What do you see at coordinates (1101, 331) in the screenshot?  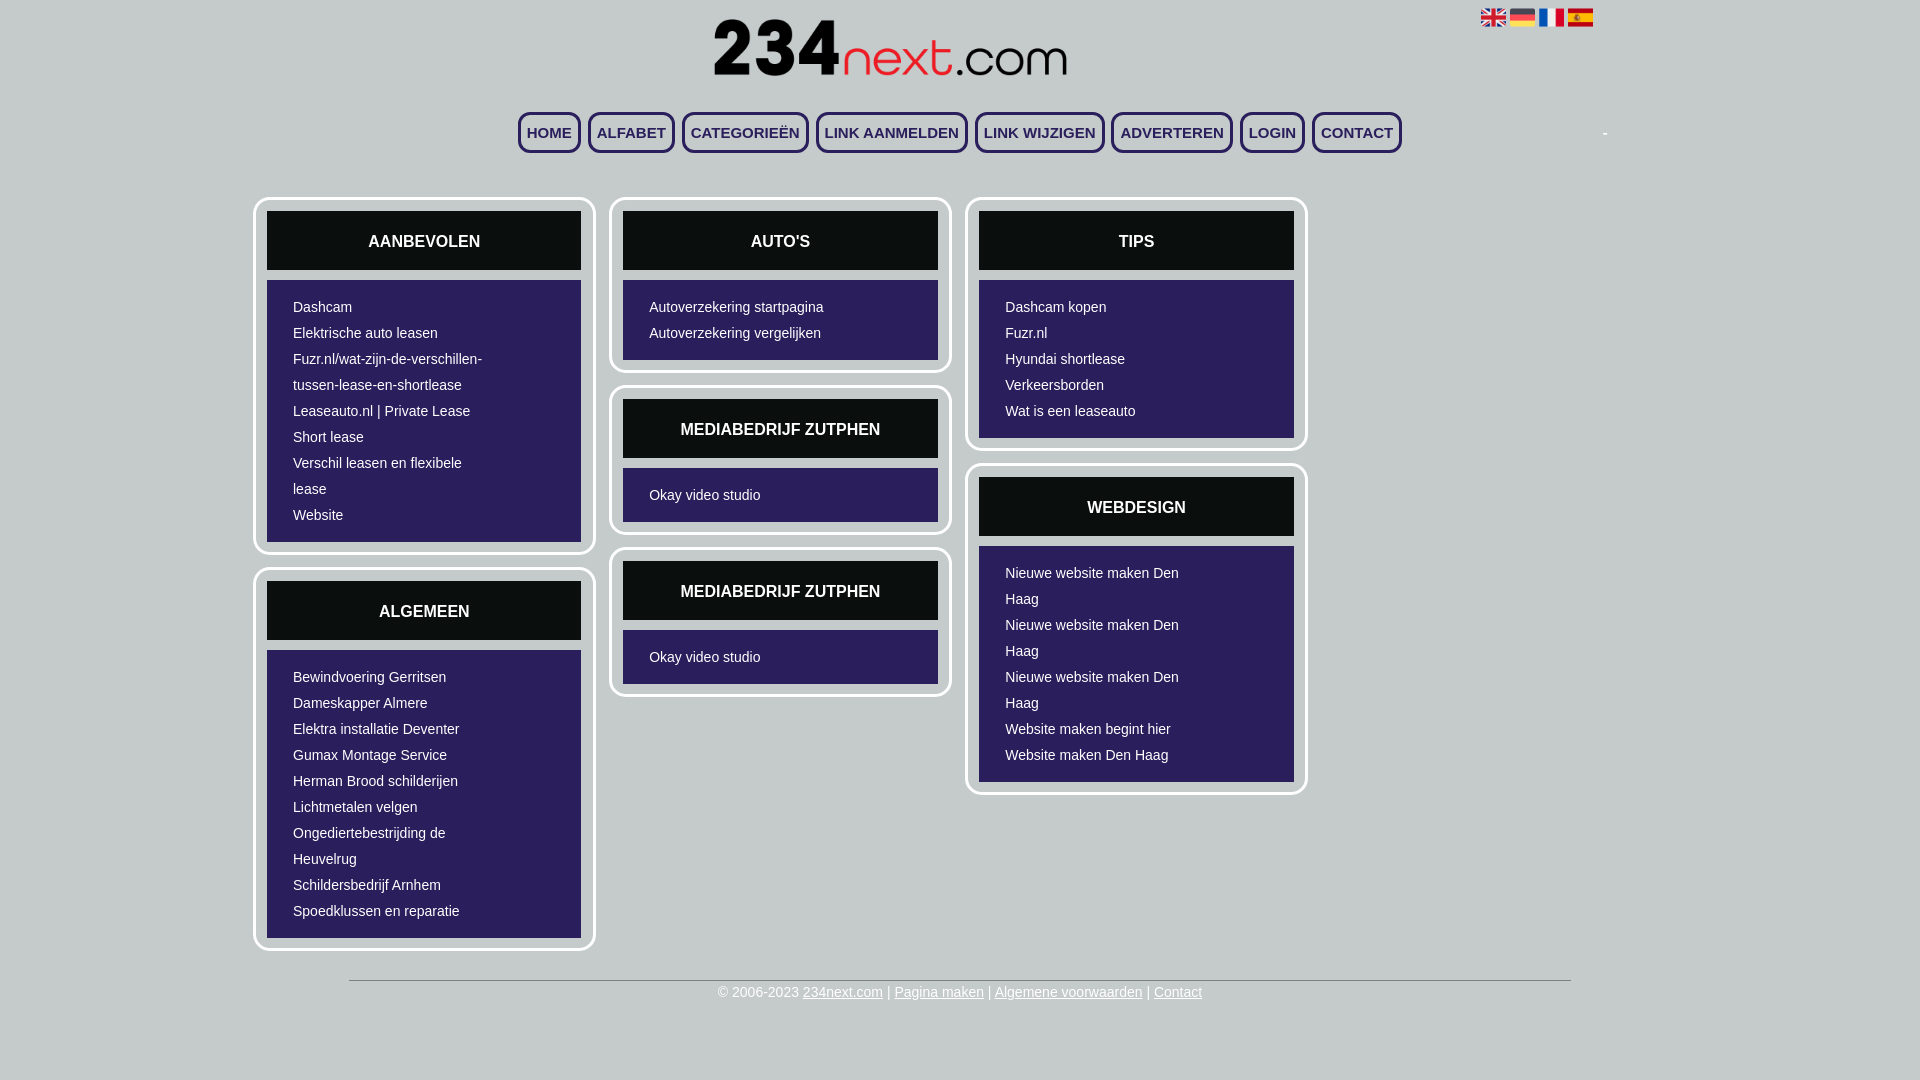 I see `'Fuzr.nl'` at bounding box center [1101, 331].